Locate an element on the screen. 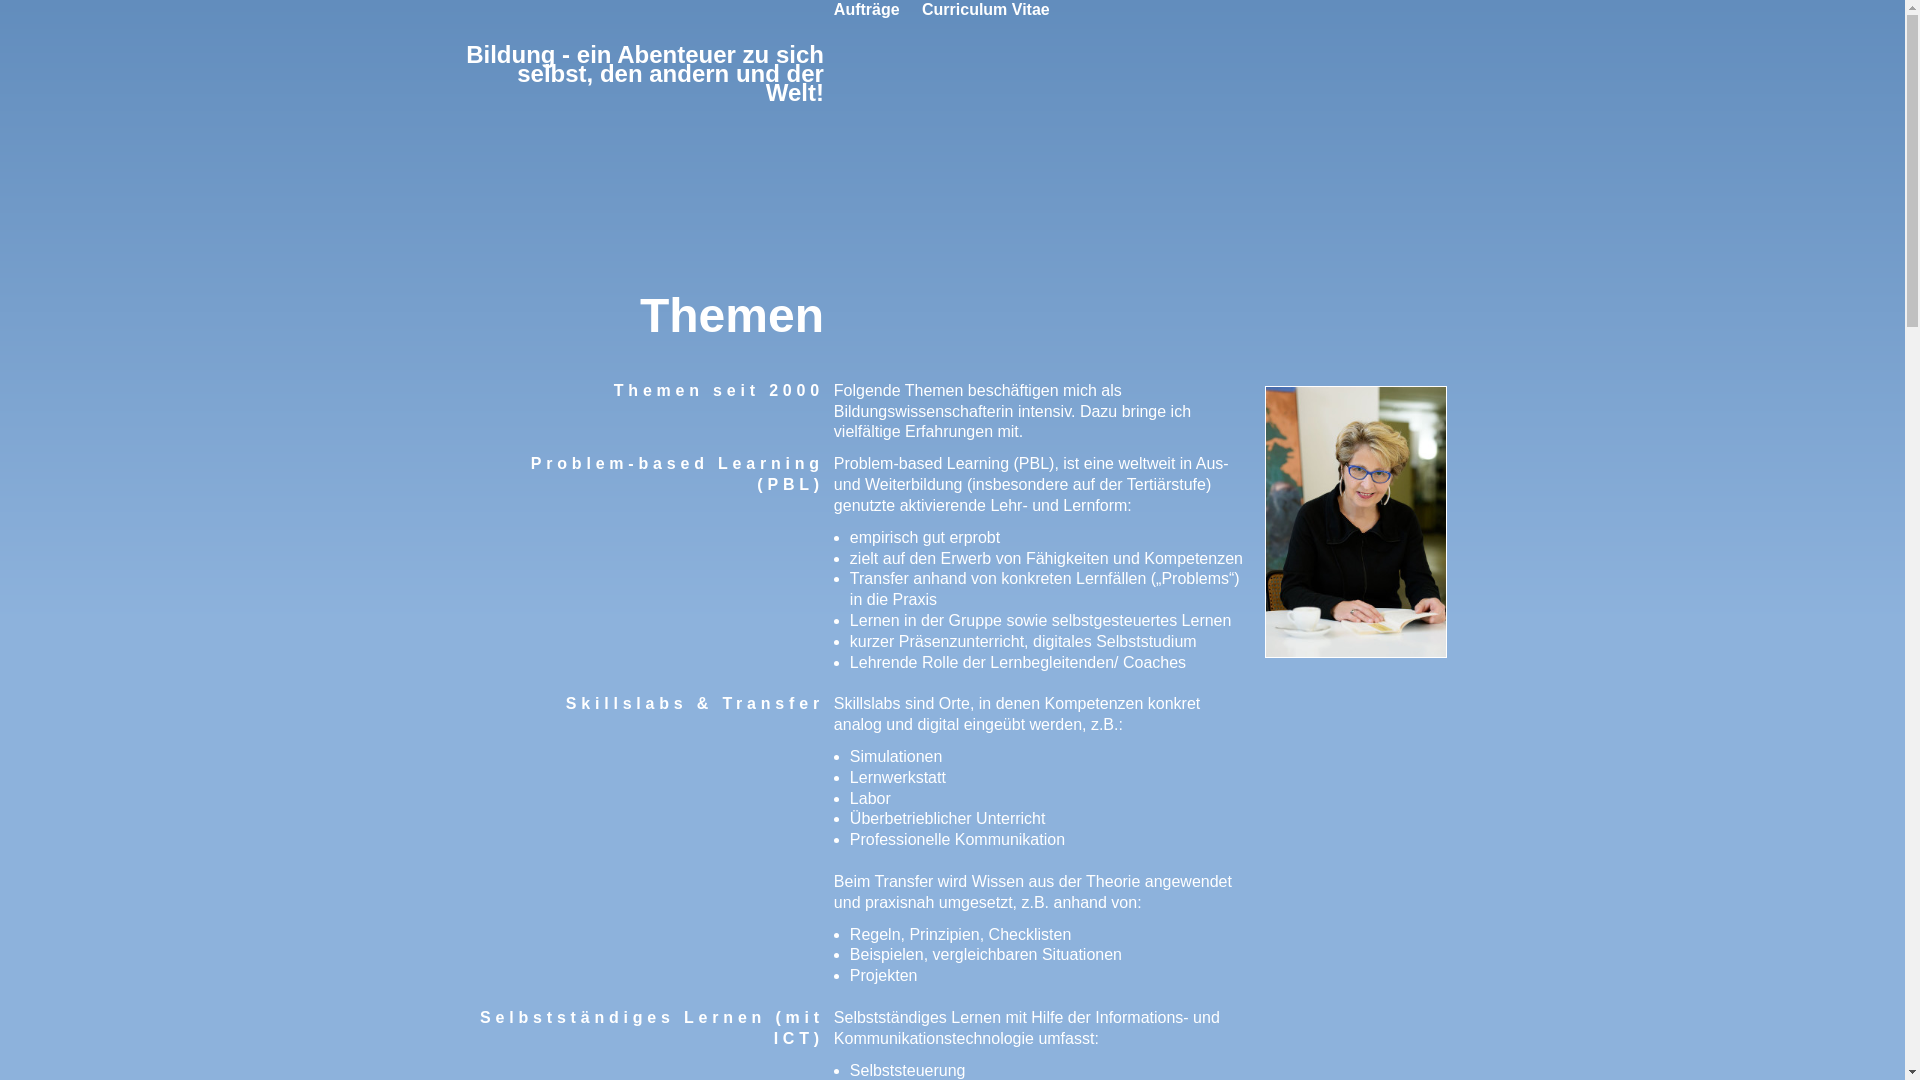  'Curriculum Vitae' is located at coordinates (985, 9).